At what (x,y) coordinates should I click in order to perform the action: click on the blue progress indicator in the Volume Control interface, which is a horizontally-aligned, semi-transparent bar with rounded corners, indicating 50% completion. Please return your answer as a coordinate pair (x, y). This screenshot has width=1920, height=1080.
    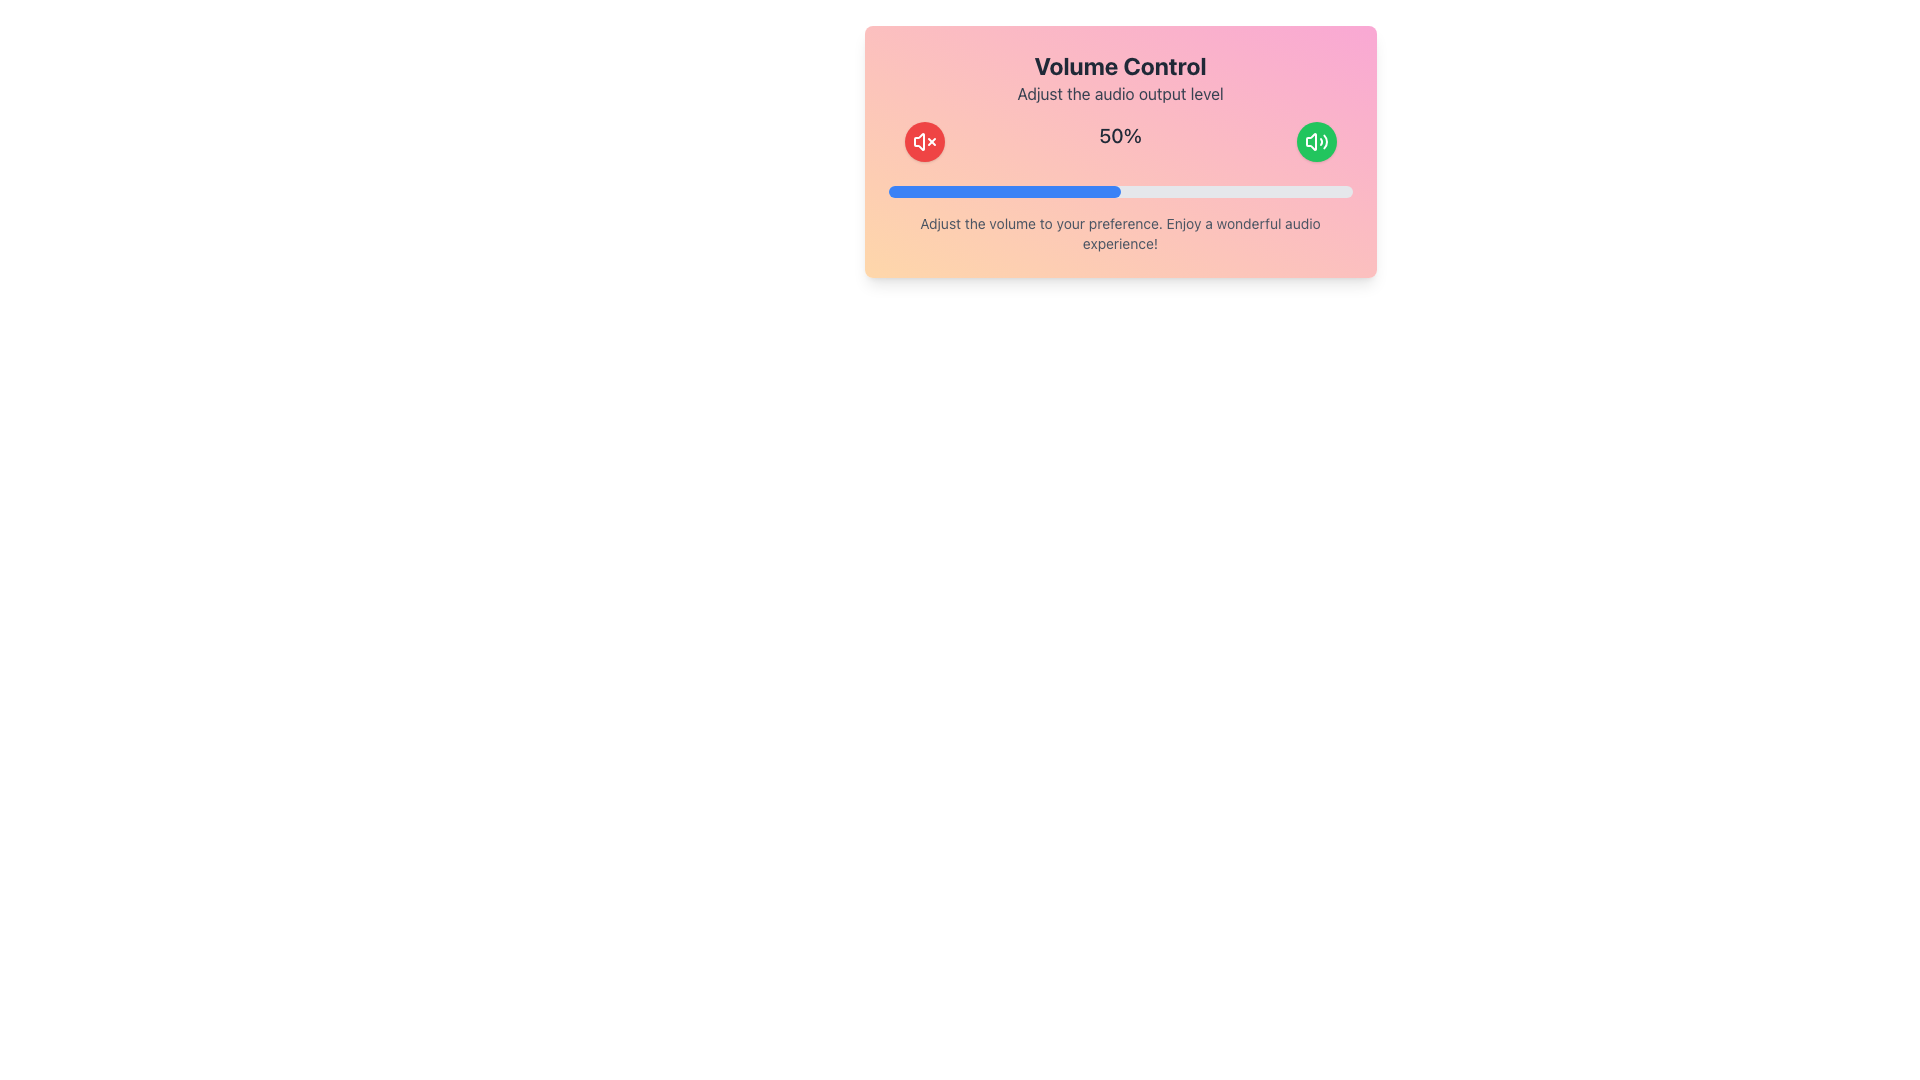
    Looking at the image, I should click on (1004, 192).